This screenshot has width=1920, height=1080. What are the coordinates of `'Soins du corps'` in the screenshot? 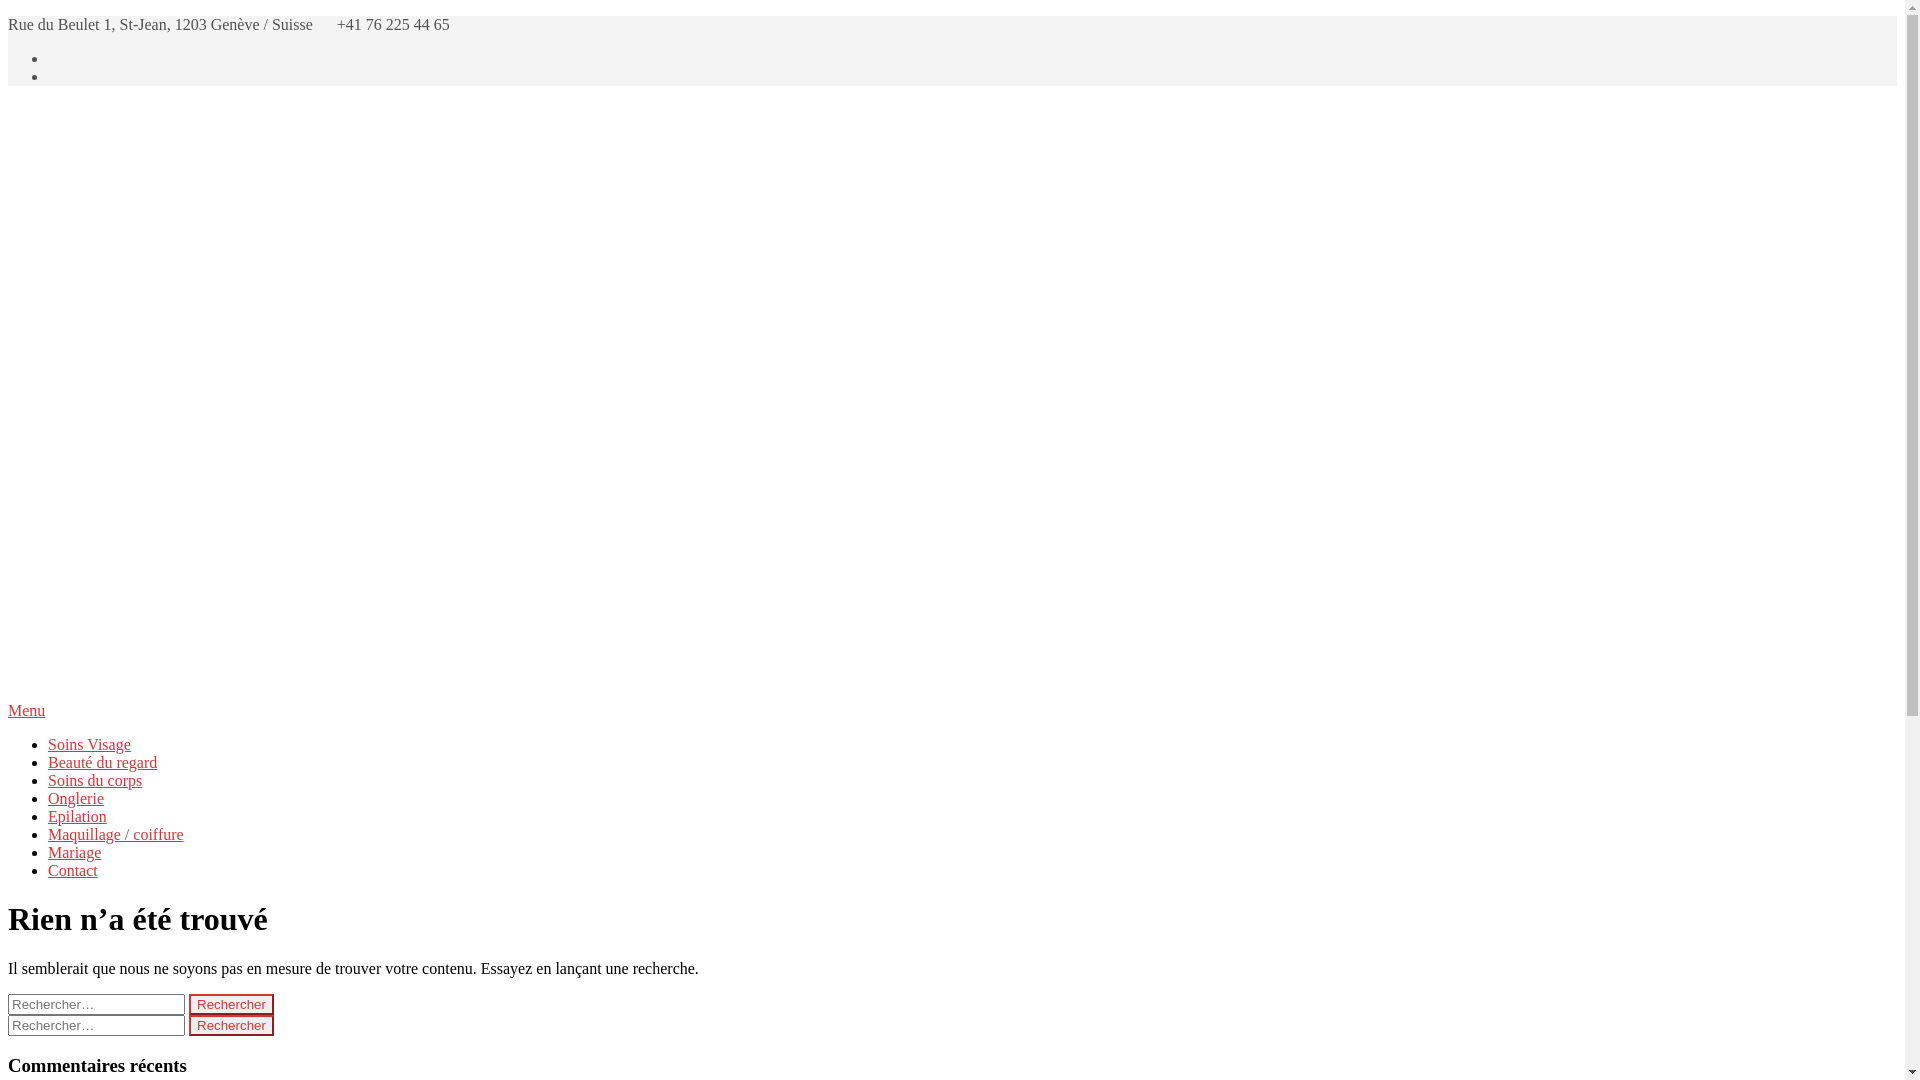 It's located at (94, 779).